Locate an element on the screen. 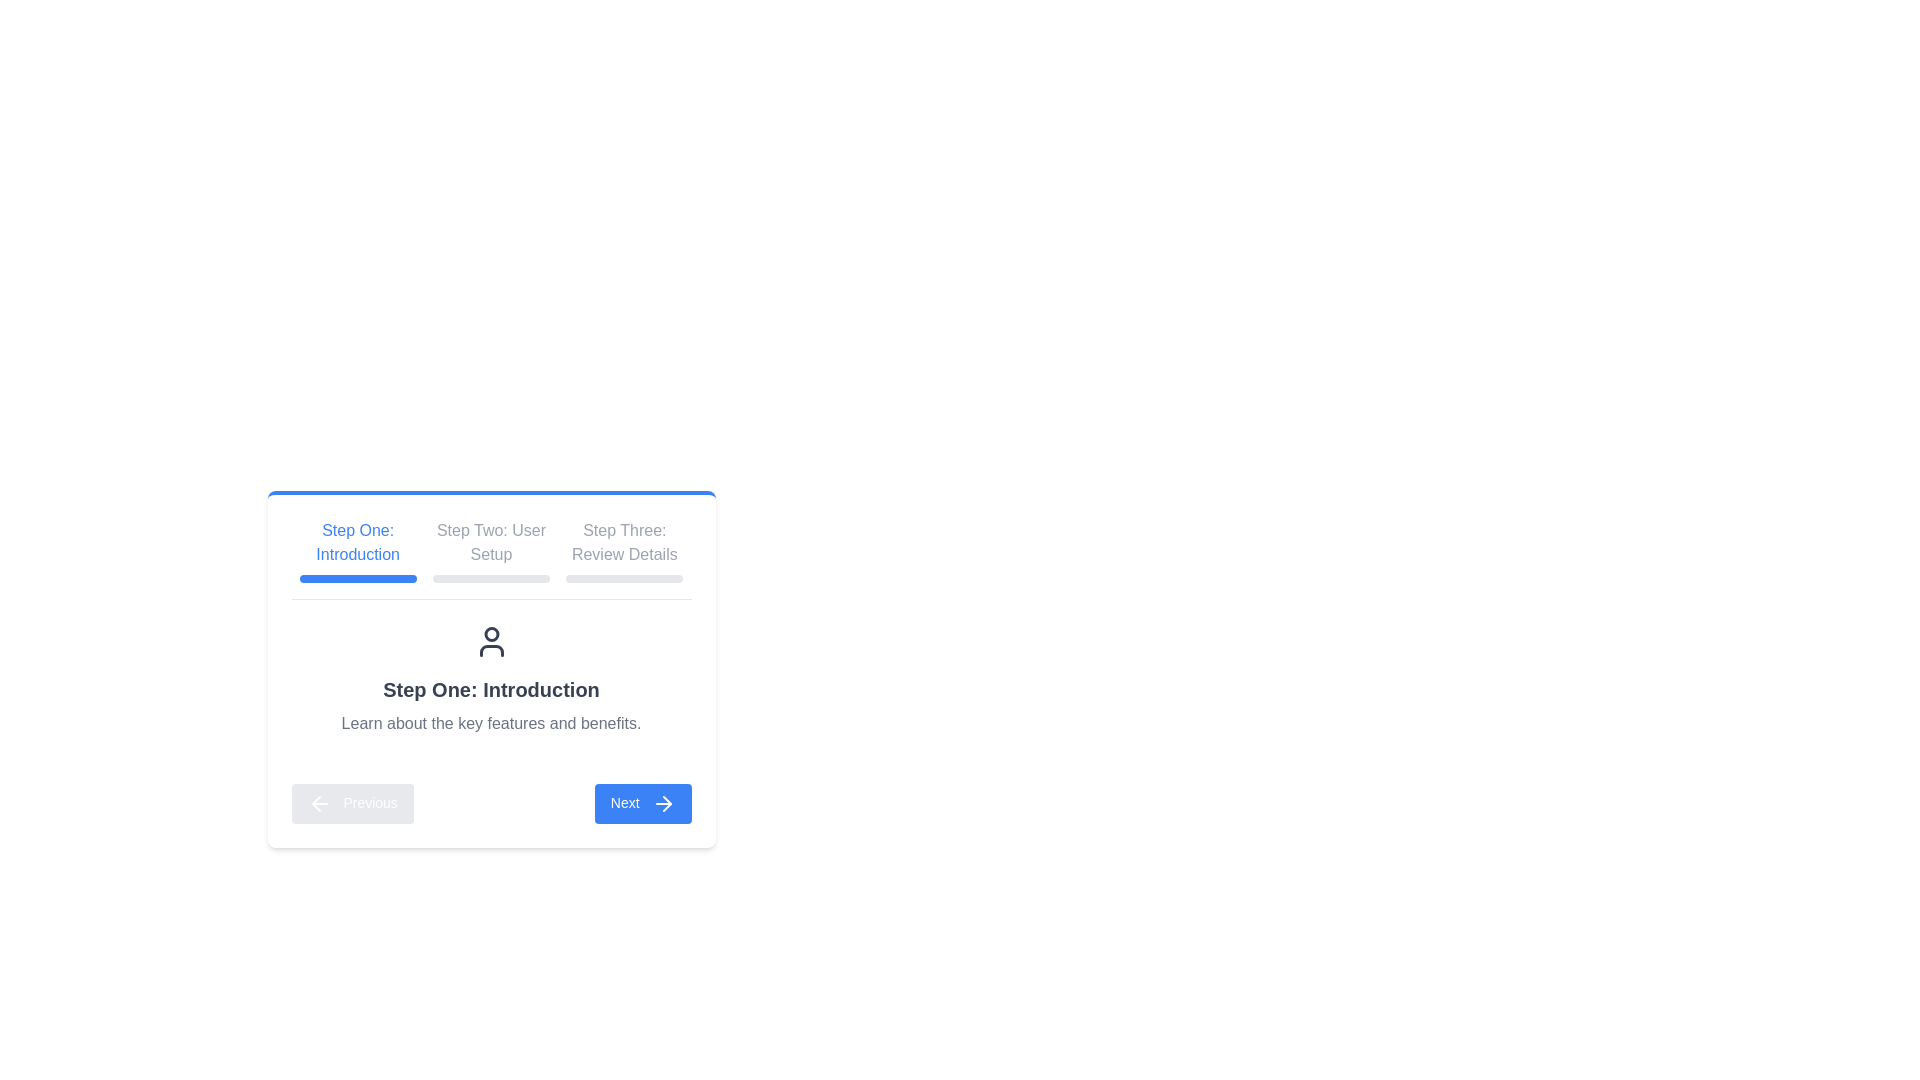 The image size is (1920, 1080). the static text label displaying 'Step Three: Review Details' in gray font color, which is the third item in the horizontal step-indicator component at the top of the interface is located at coordinates (623, 543).